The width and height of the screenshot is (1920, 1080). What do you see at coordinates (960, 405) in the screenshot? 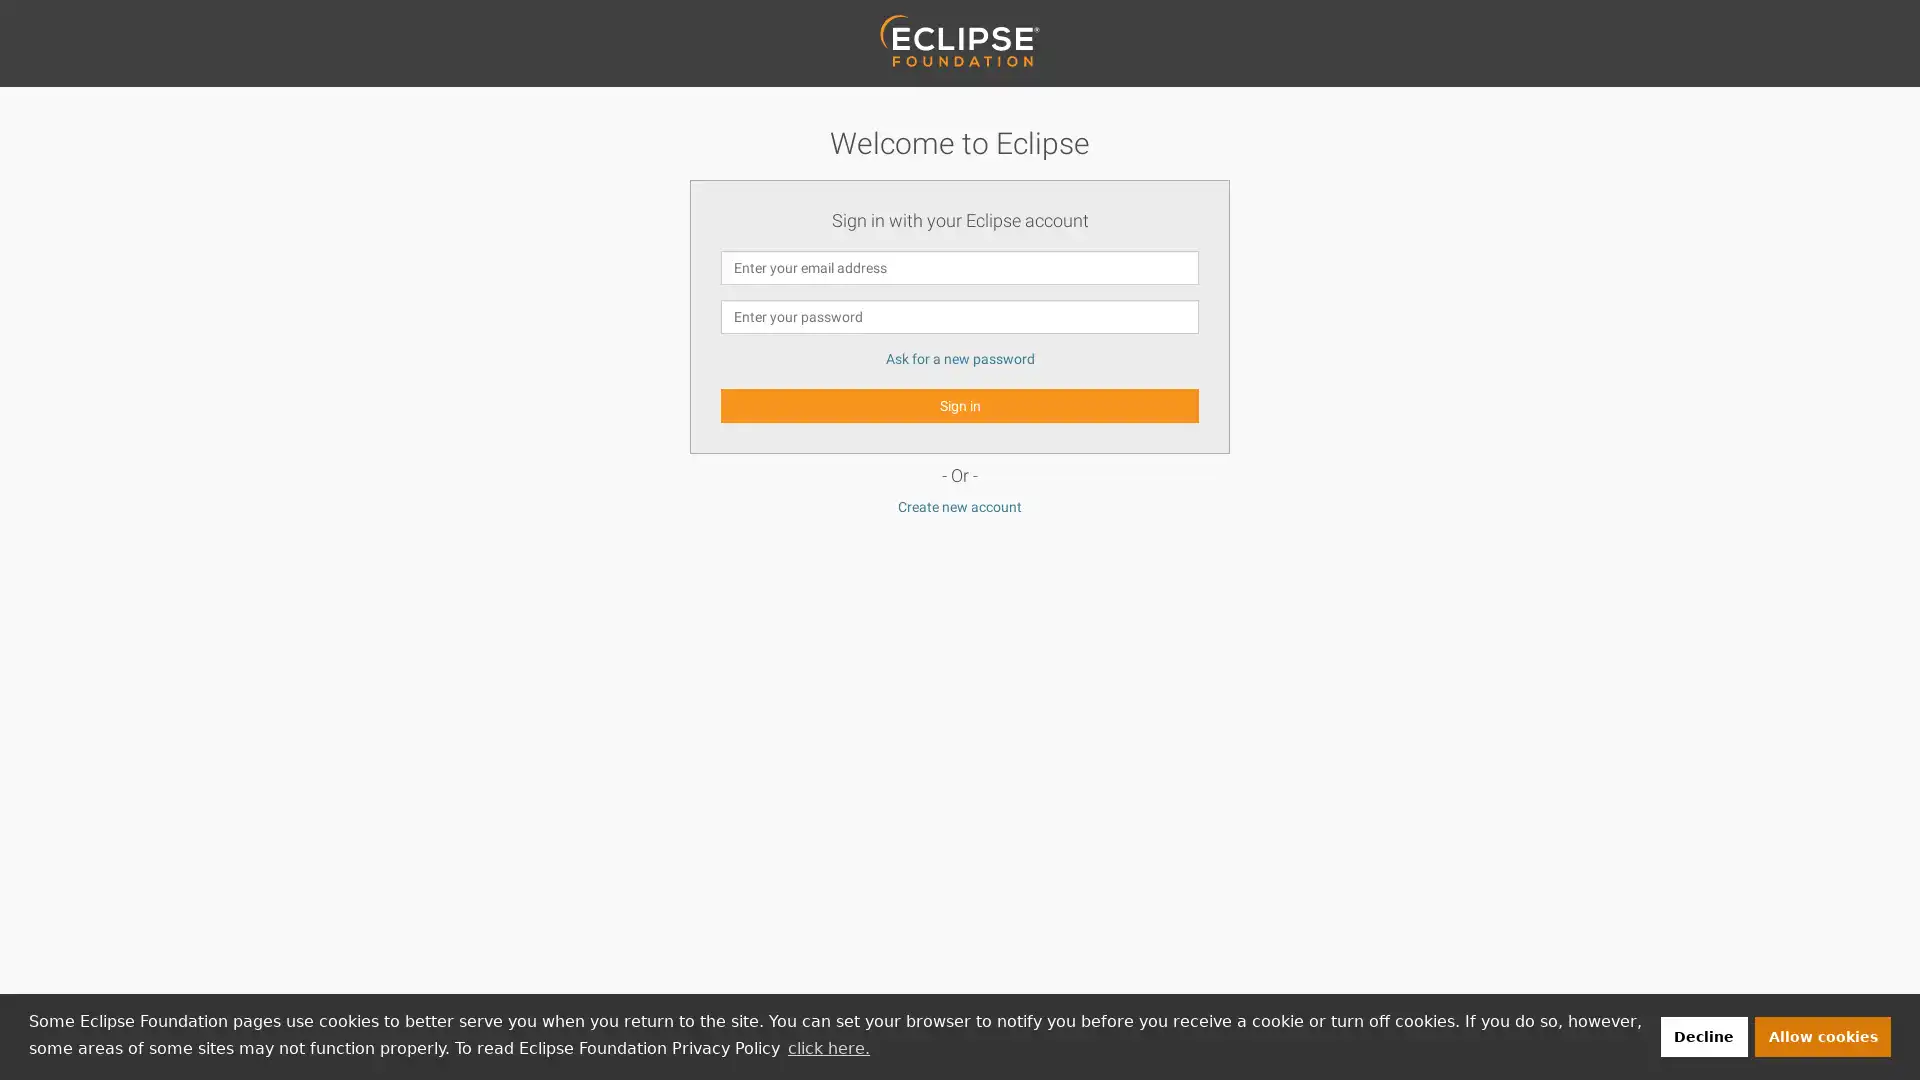
I see `Sign in` at bounding box center [960, 405].